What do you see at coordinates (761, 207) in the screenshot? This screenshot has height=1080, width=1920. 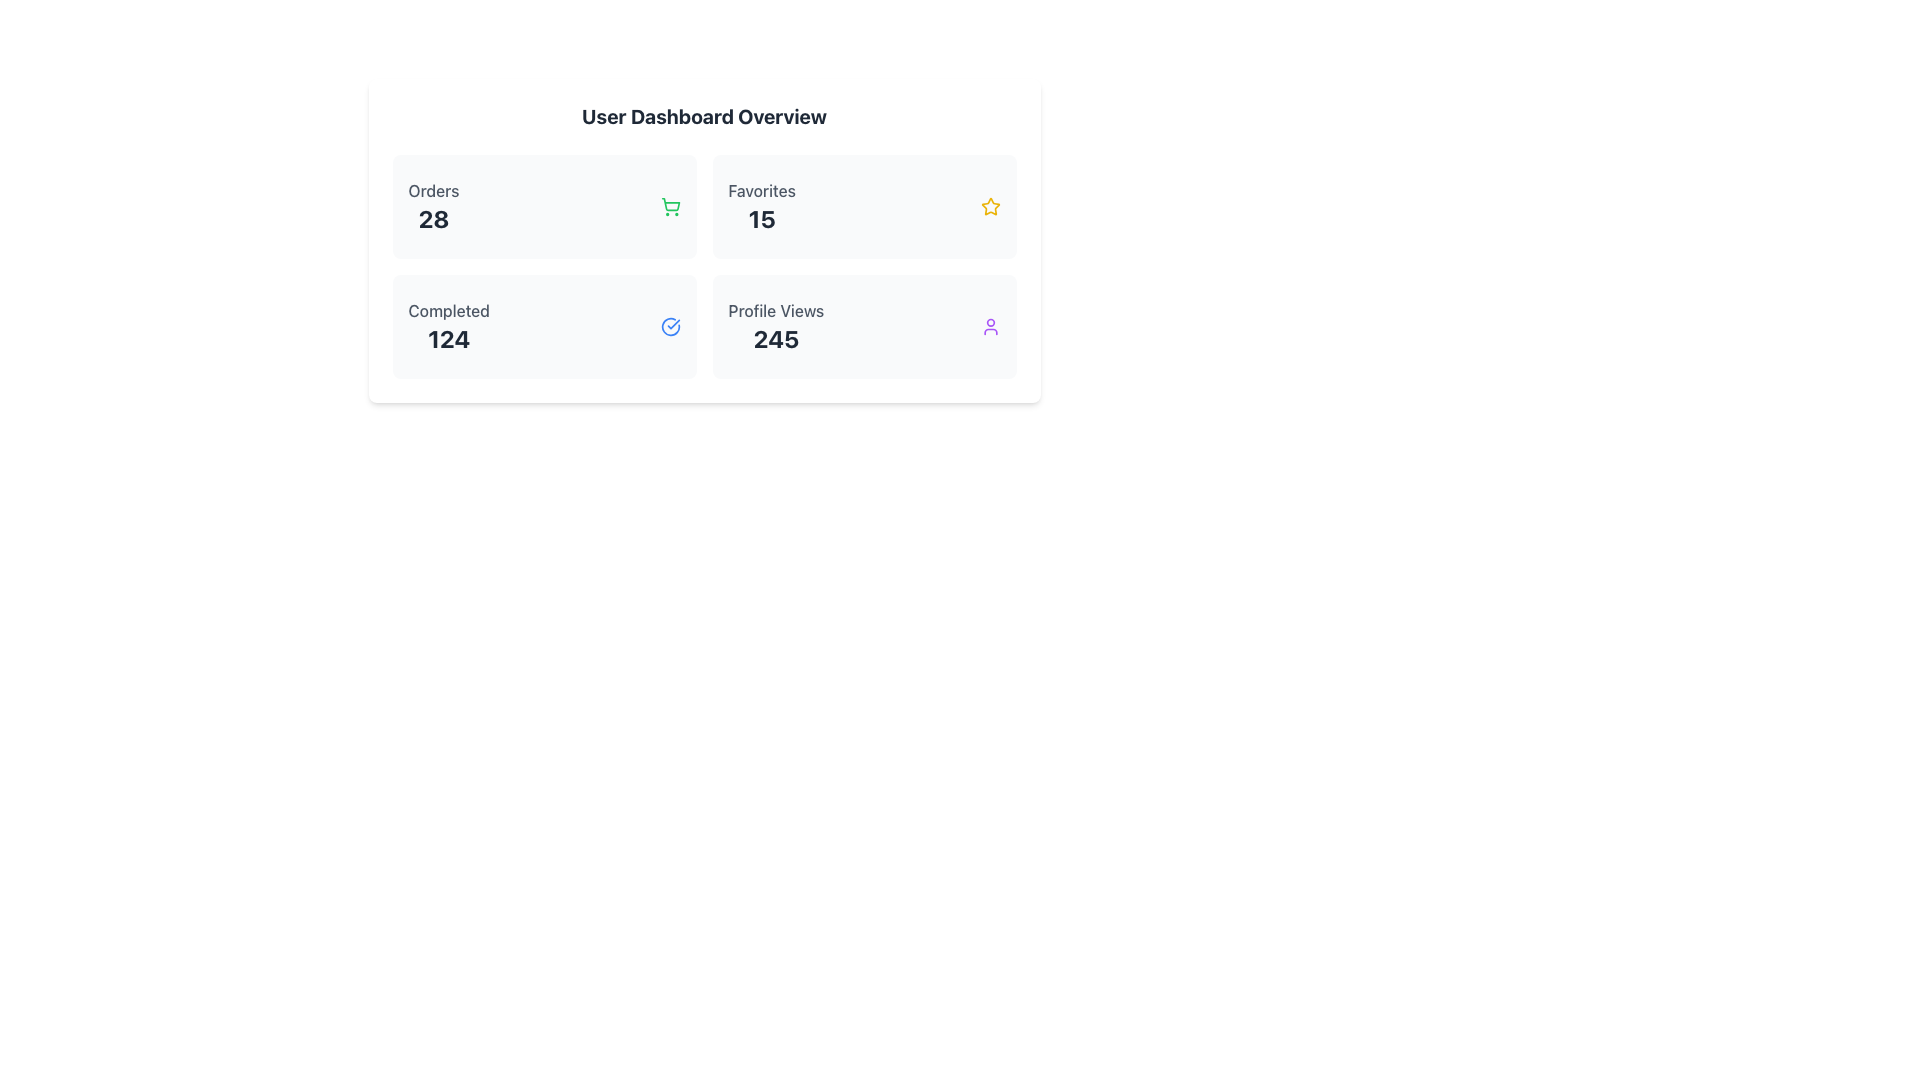 I see `the 'Favorites' label which displays the number '15', styled with medium-weight gray text above bold, large dark gray text, positioned in the top-right of the grid under 'User Dashboard Overview'` at bounding box center [761, 207].